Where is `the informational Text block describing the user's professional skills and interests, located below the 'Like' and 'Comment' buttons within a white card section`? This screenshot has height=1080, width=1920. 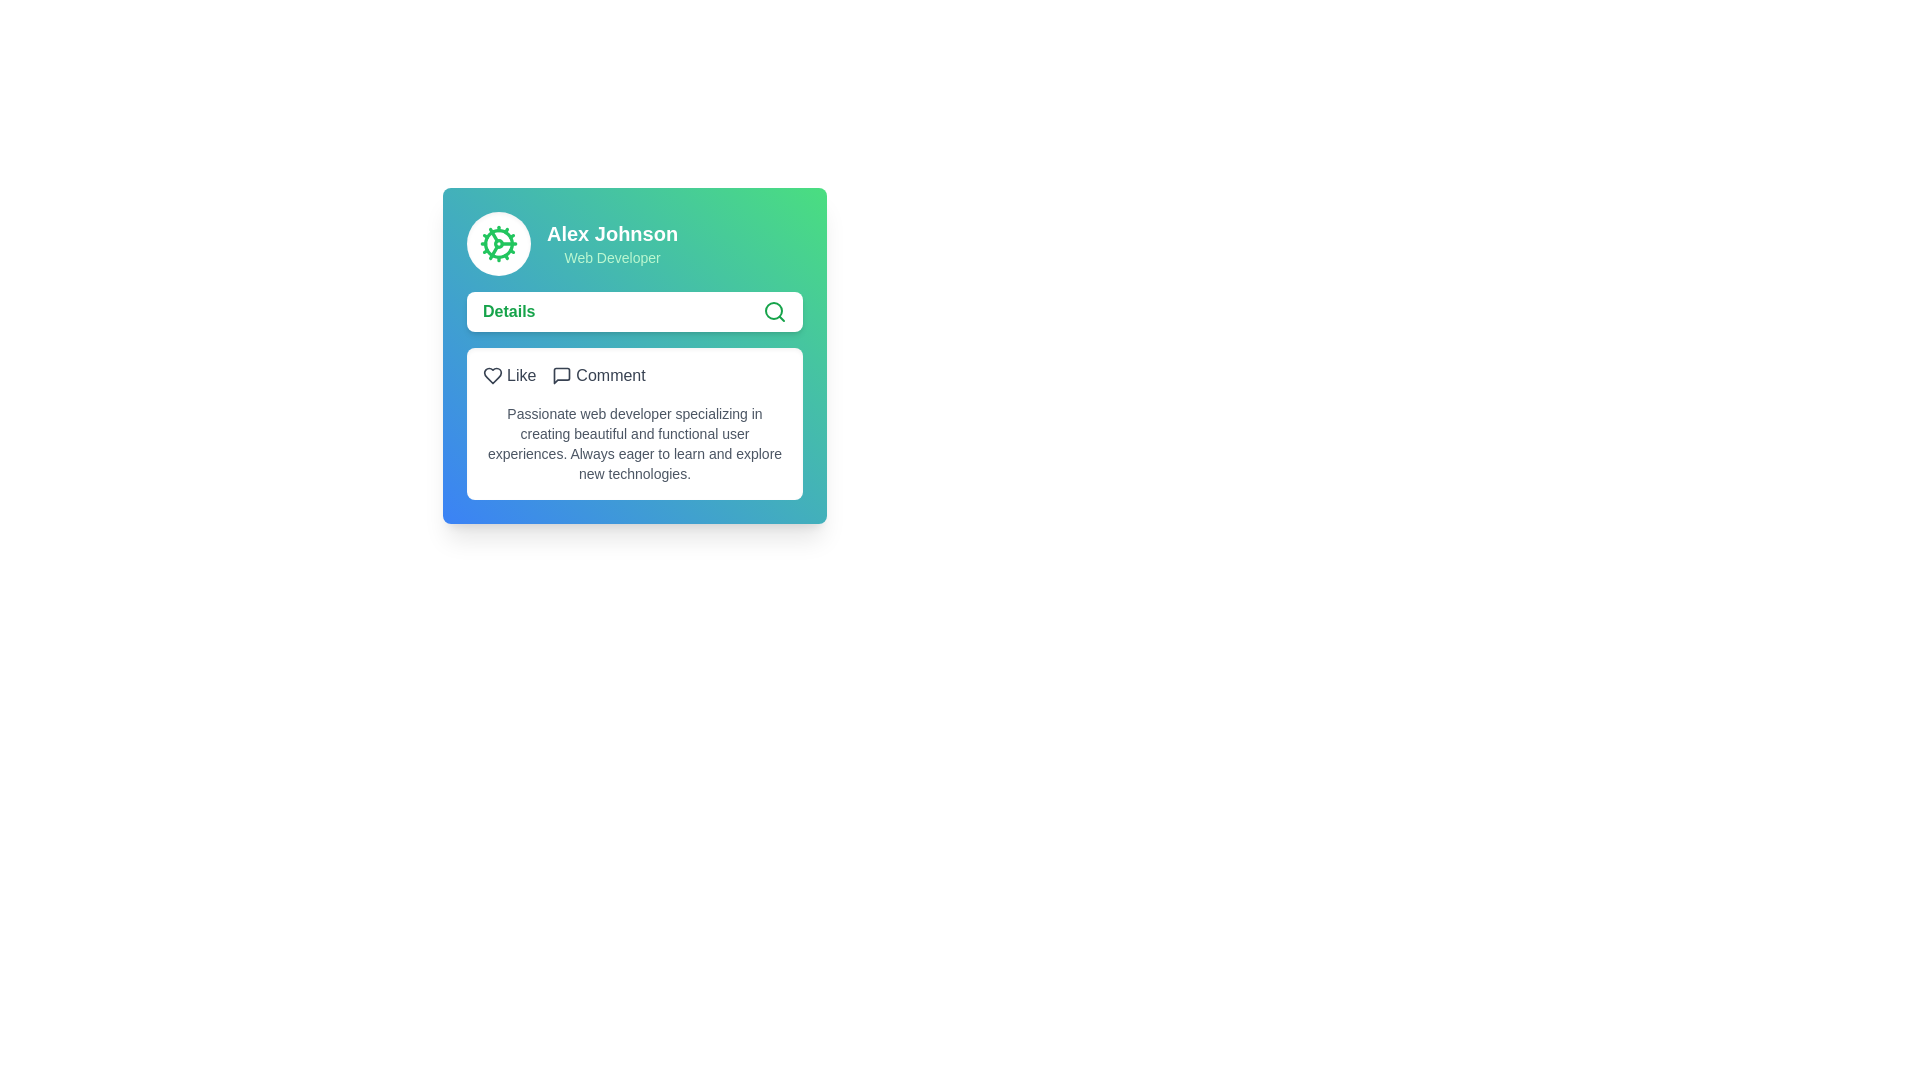
the informational Text block describing the user's professional skills and interests, located below the 'Like' and 'Comment' buttons within a white card section is located at coordinates (633, 442).